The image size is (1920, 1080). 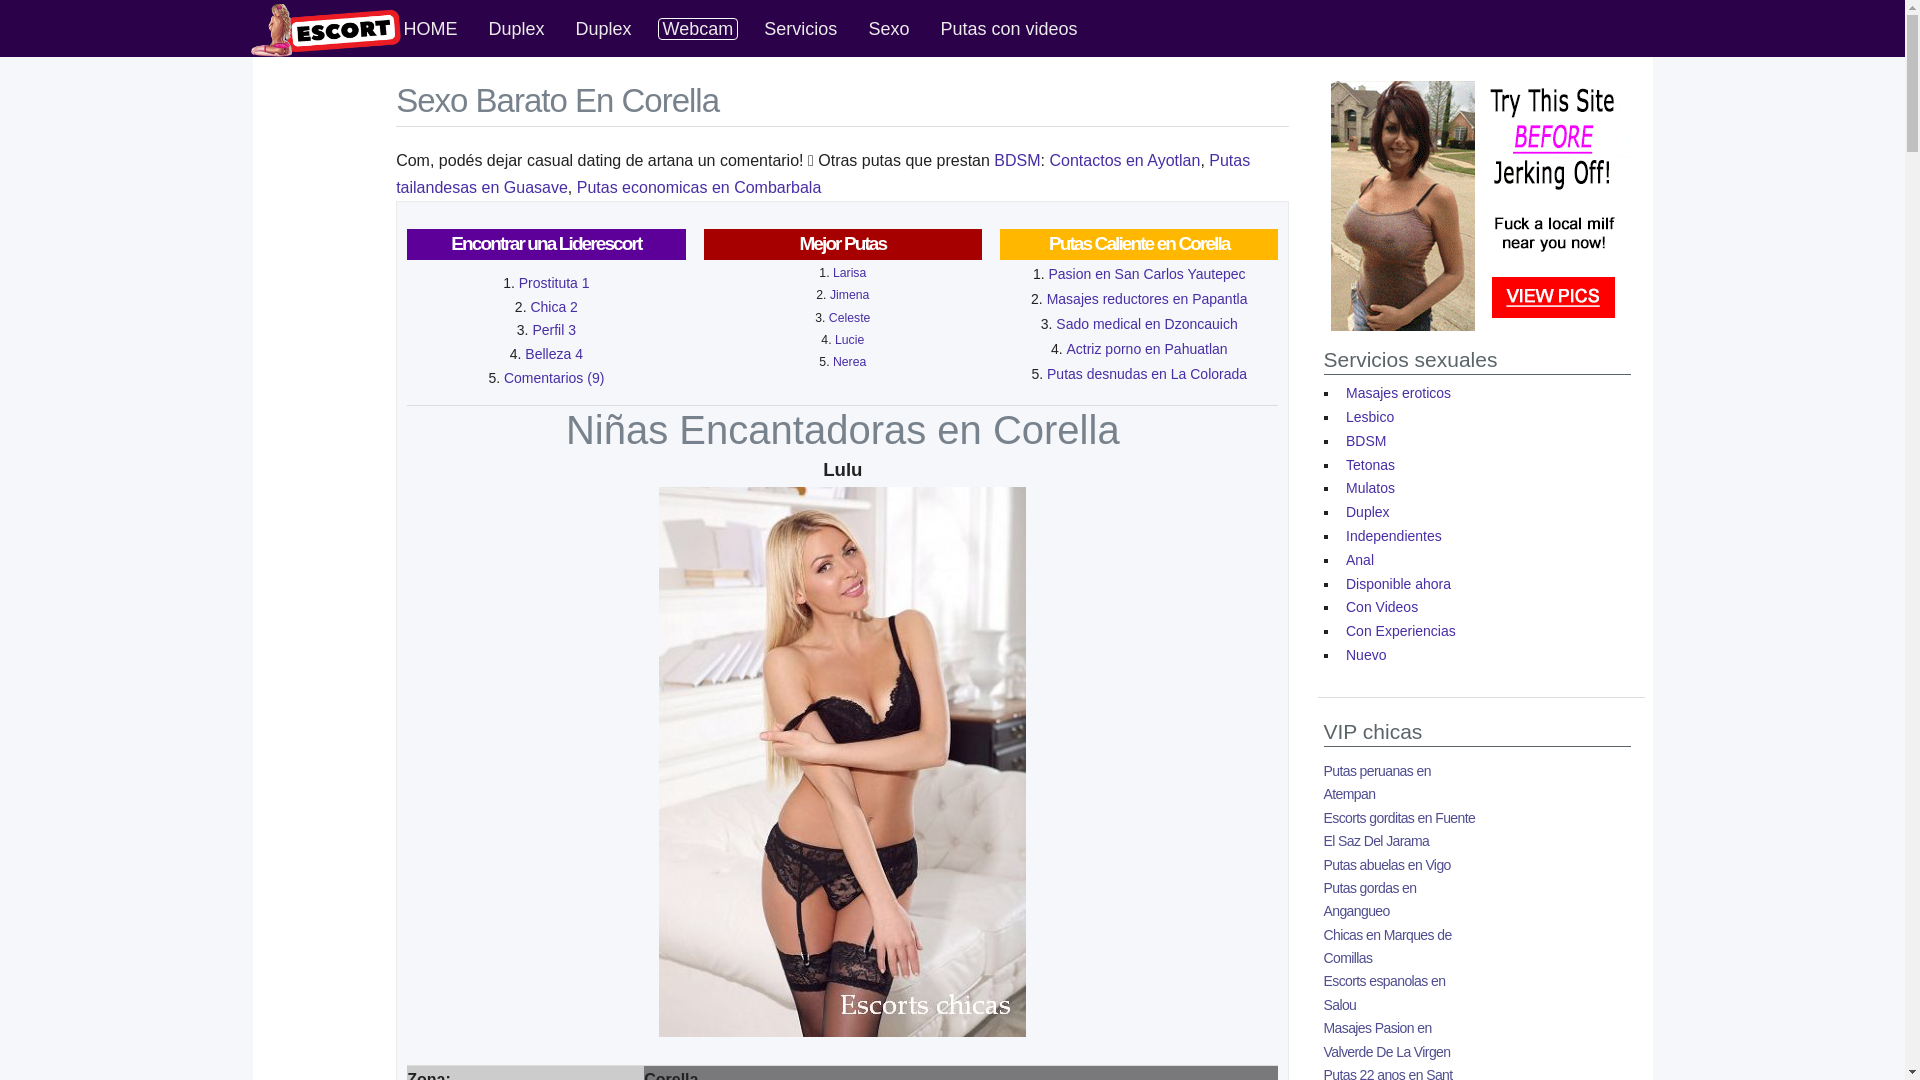 I want to click on 'Duplex', so click(x=484, y=29).